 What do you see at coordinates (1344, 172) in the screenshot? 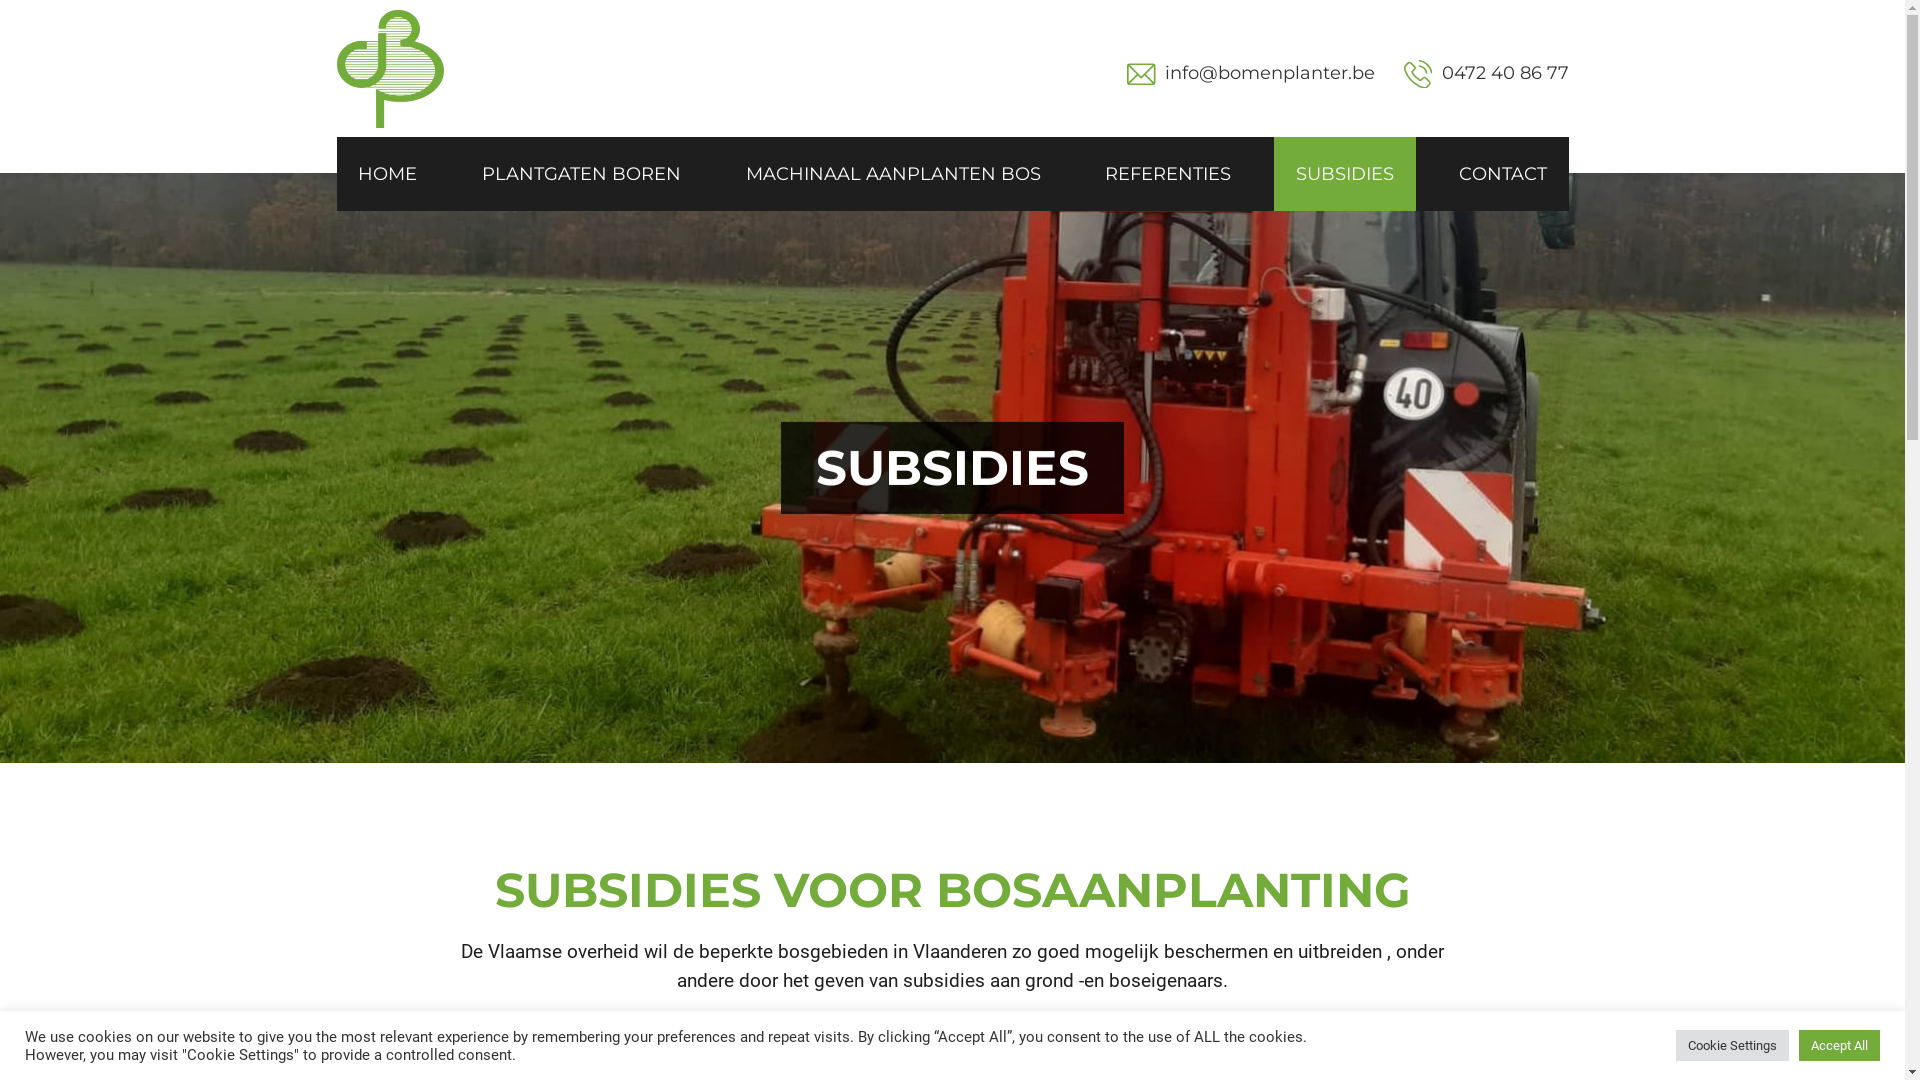
I see `'SUBSIDIES'` at bounding box center [1344, 172].